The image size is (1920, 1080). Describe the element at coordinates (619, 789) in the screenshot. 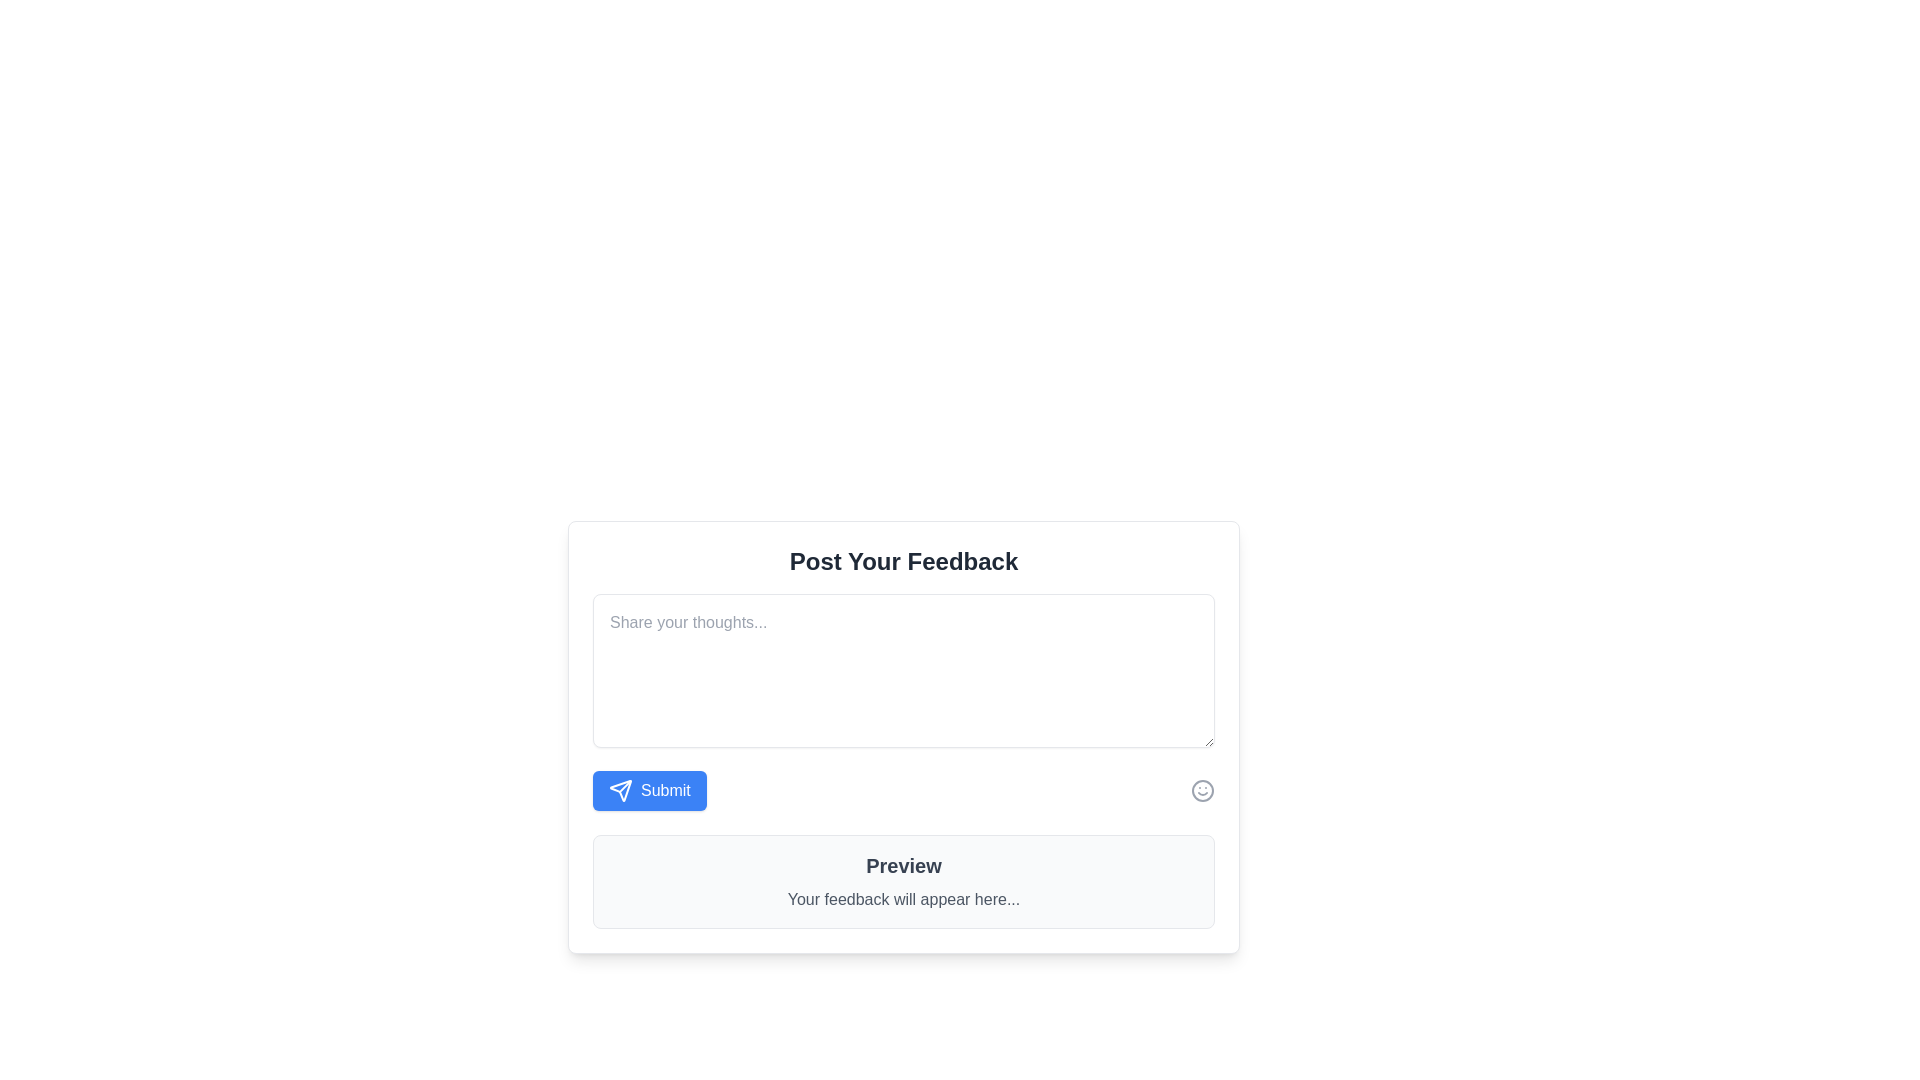

I see `SVG icon that indicates the action of submitting the form, located inside the 'Submit' button` at that location.